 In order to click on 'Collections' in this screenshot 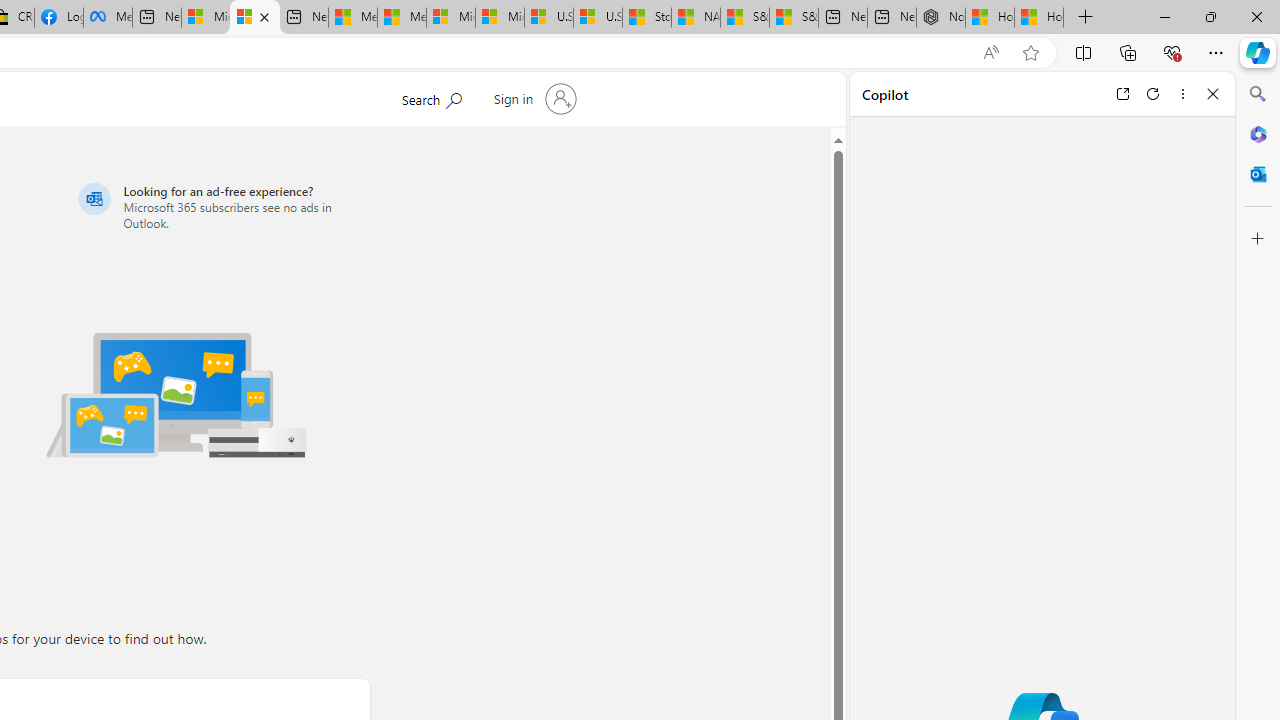, I will do `click(1128, 51)`.